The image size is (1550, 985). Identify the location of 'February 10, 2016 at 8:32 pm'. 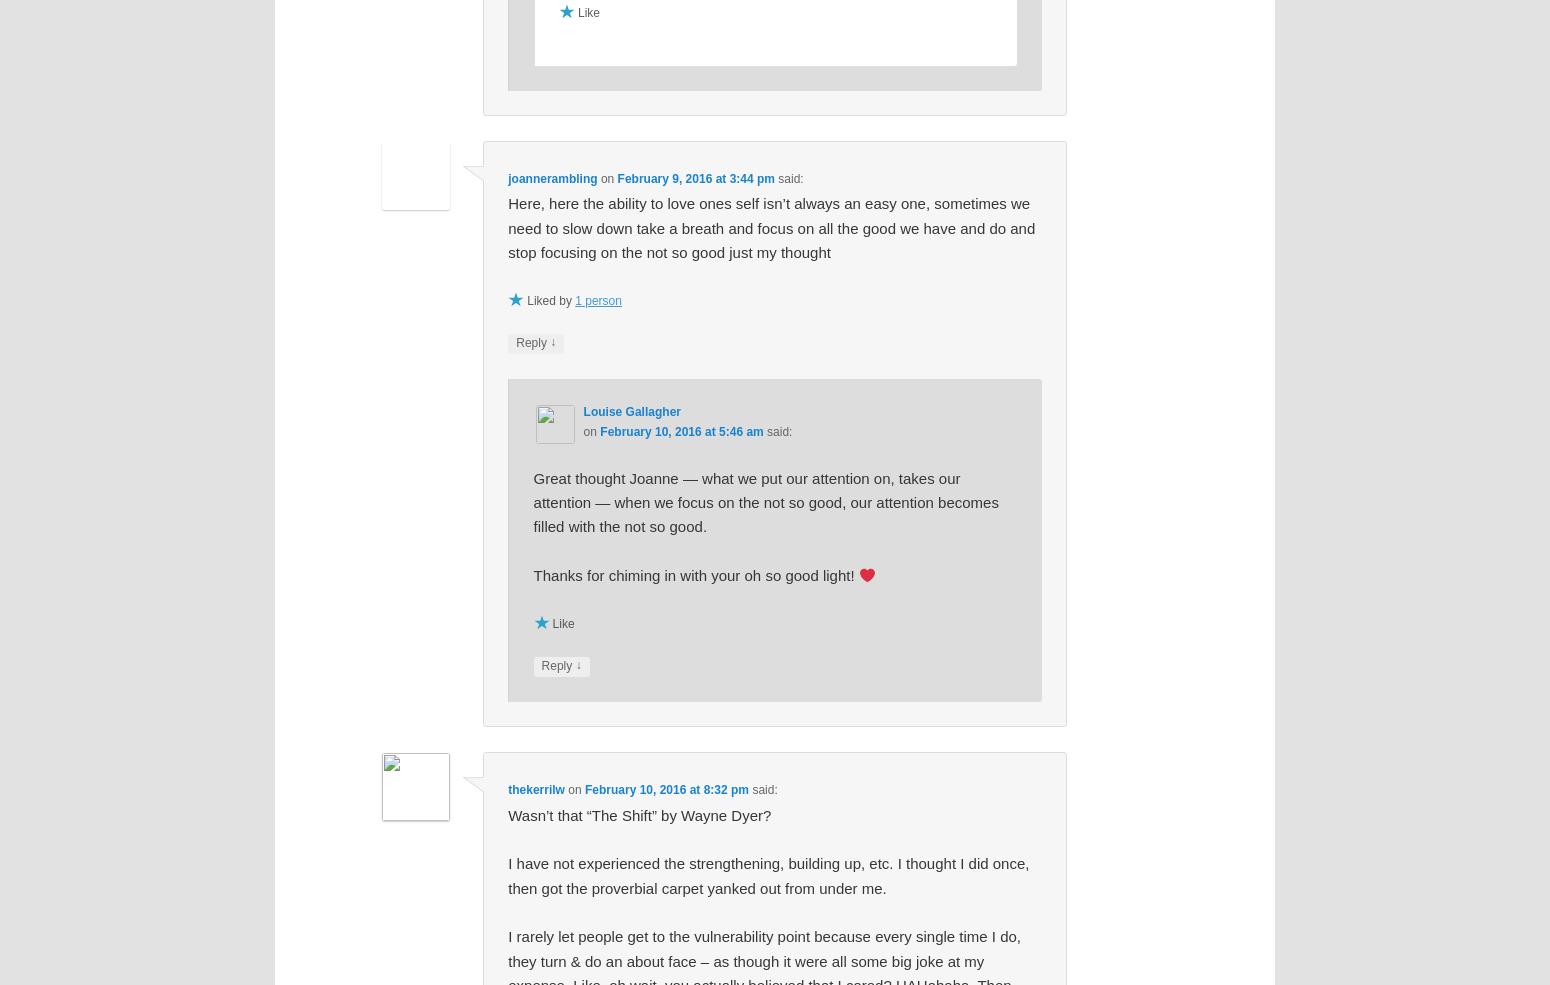
(584, 788).